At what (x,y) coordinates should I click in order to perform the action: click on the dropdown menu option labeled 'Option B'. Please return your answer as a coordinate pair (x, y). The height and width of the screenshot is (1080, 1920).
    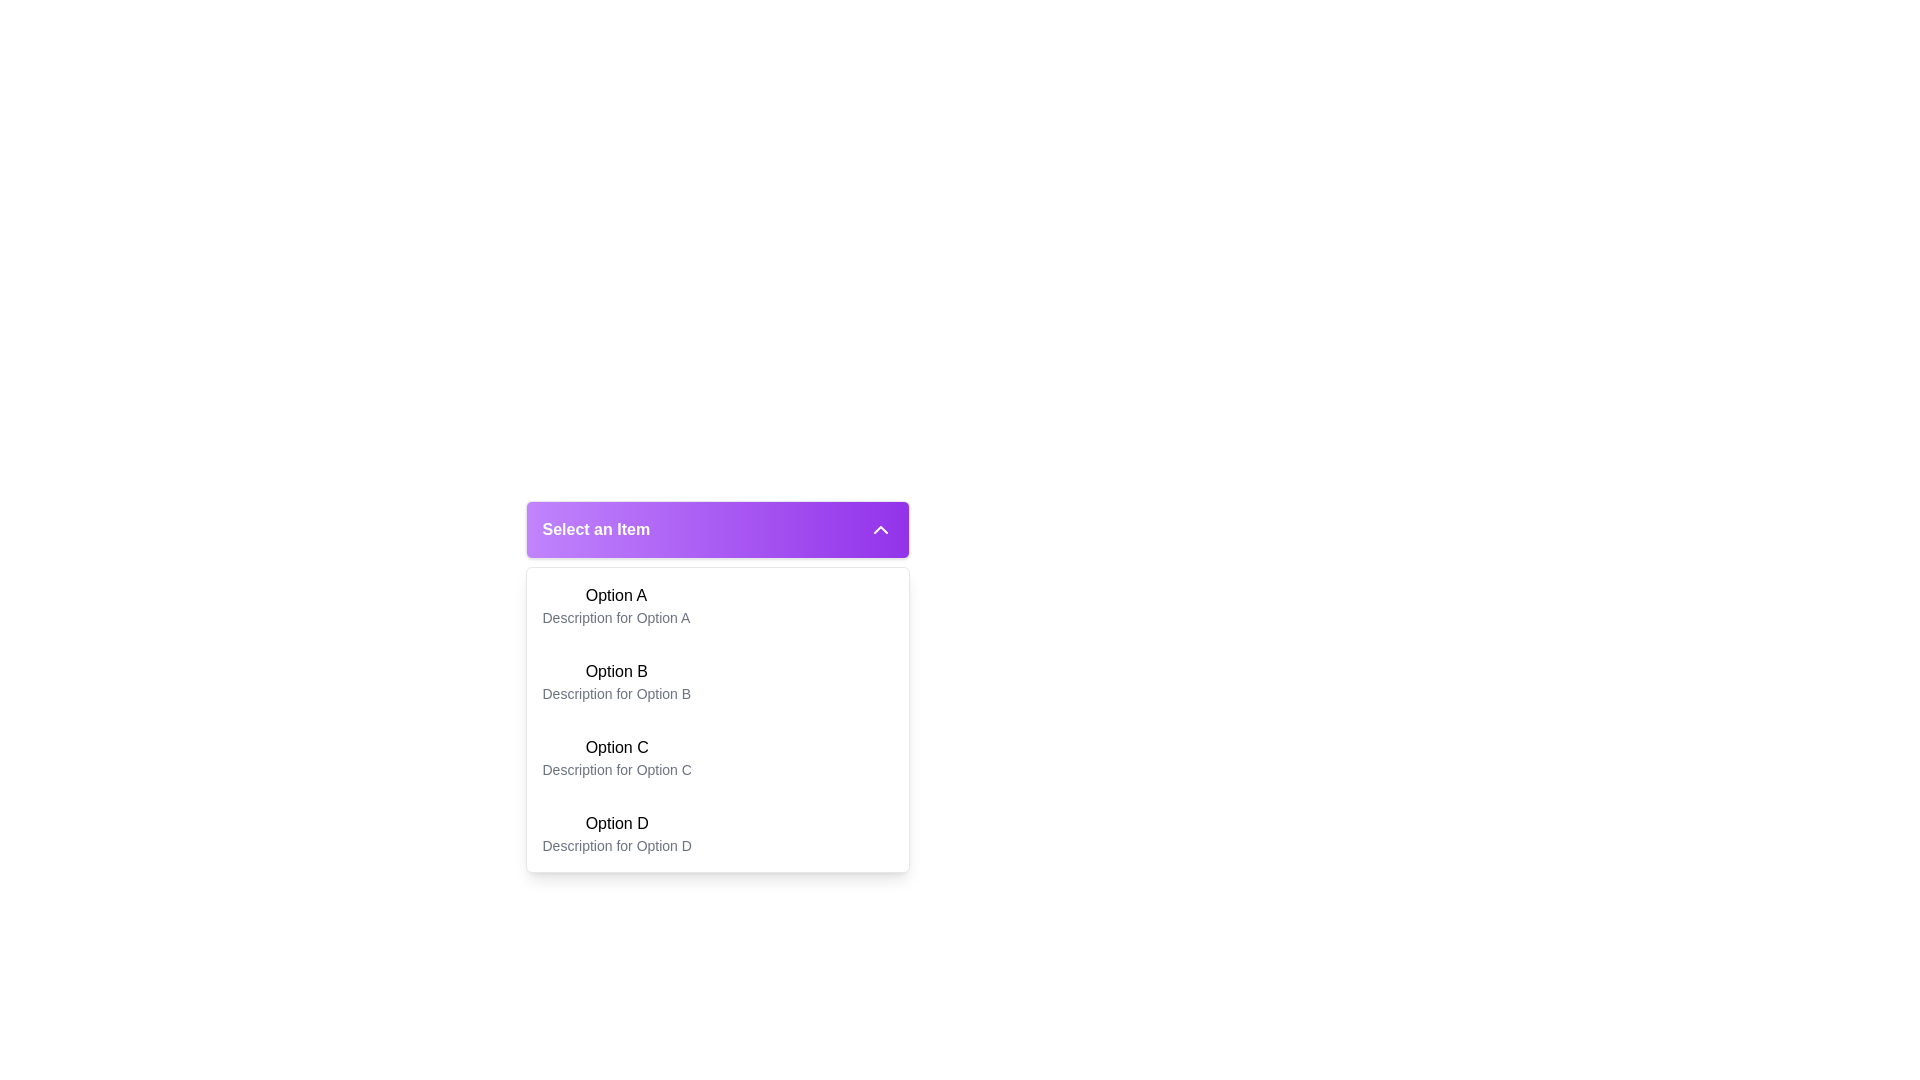
    Looking at the image, I should click on (615, 681).